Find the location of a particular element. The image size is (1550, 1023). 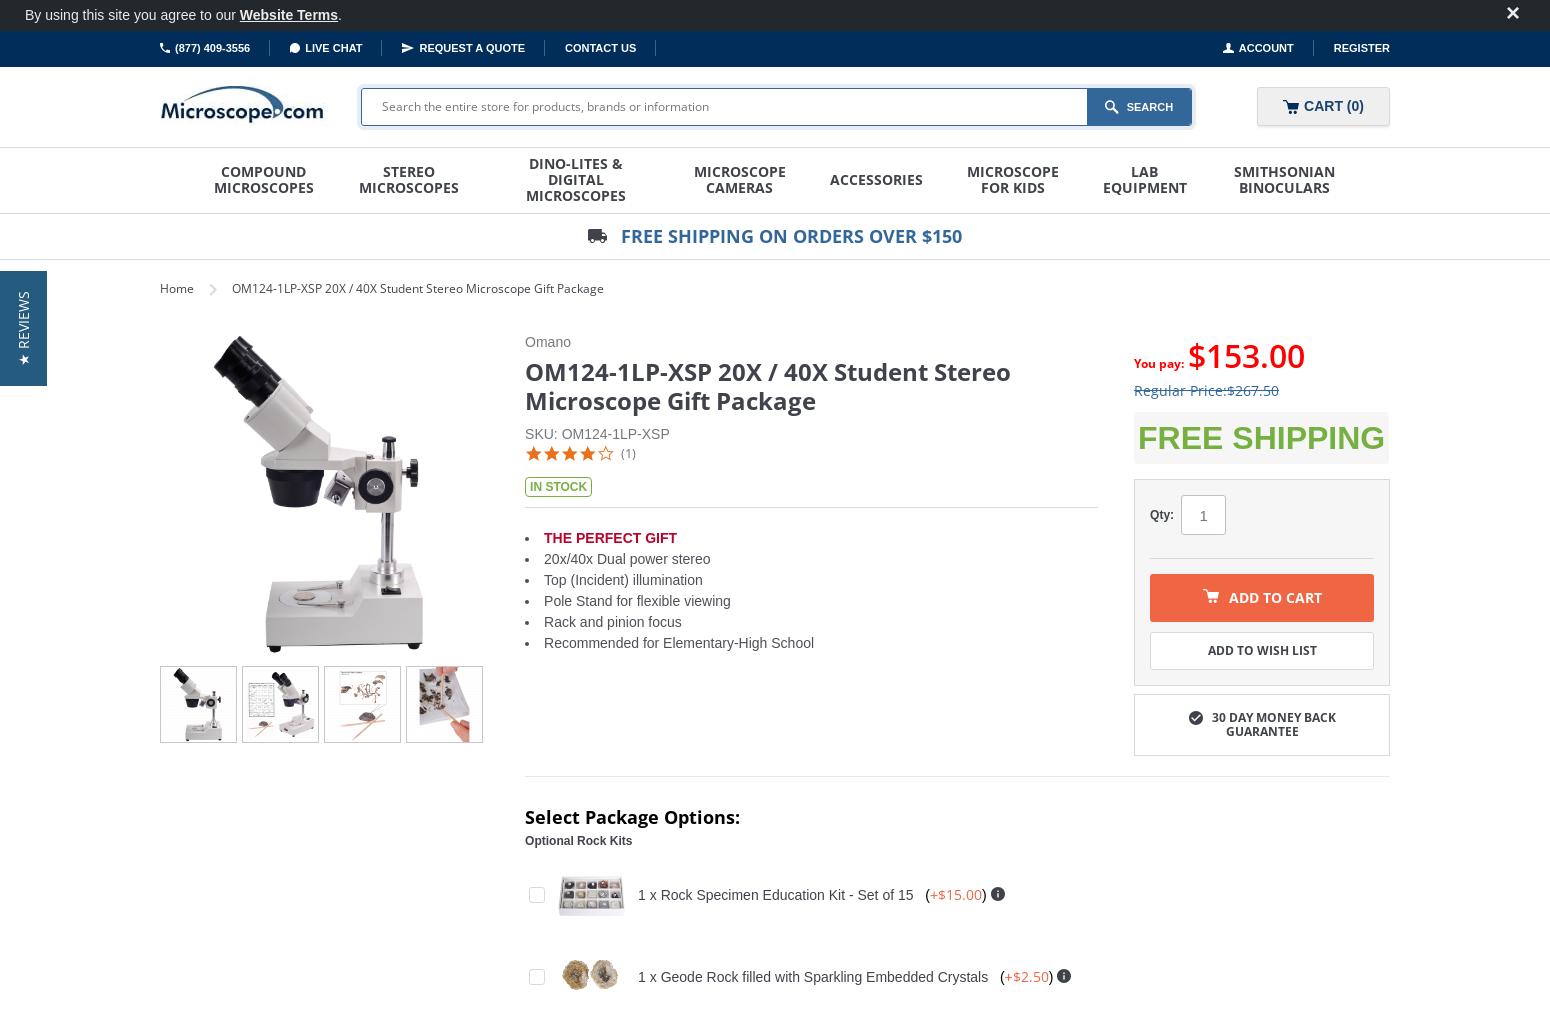

'Select Package Options:' is located at coordinates (523, 816).